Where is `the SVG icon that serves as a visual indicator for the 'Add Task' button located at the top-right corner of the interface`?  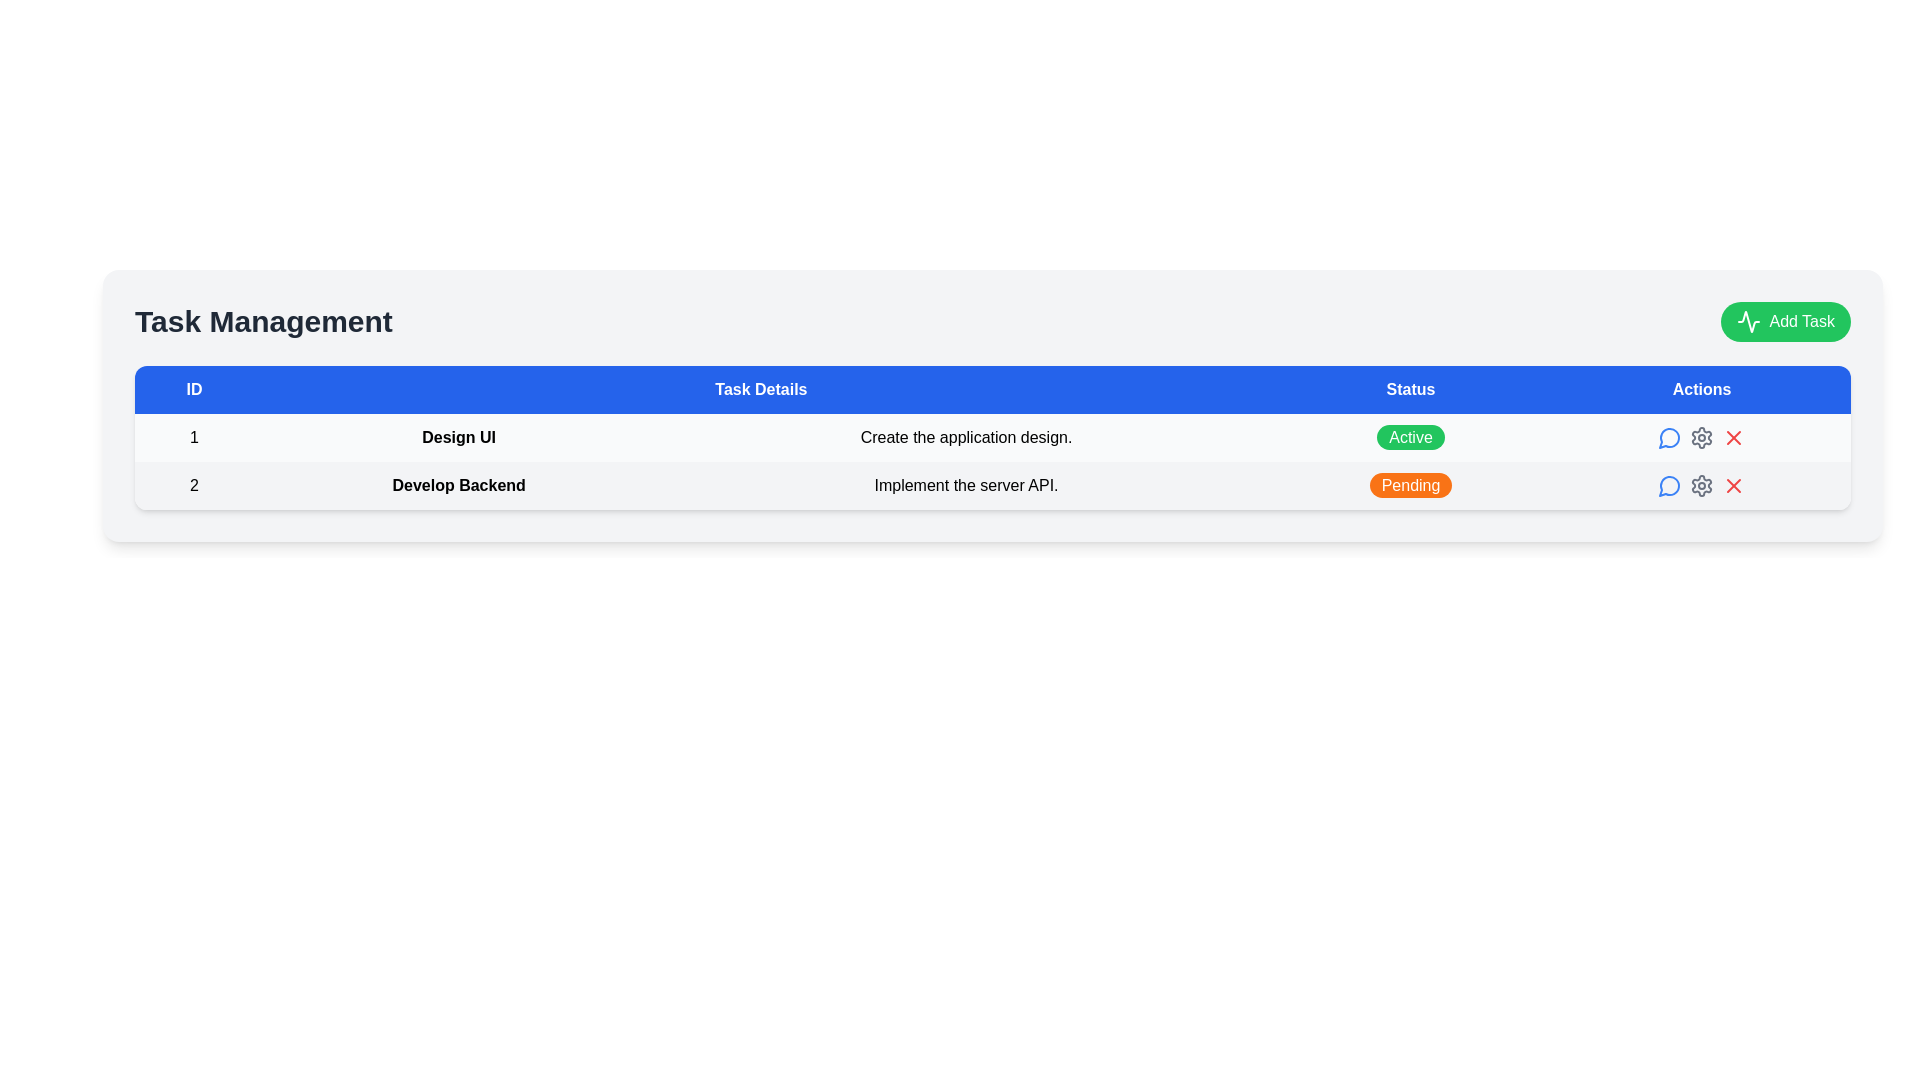 the SVG icon that serves as a visual indicator for the 'Add Task' button located at the top-right corner of the interface is located at coordinates (1748, 320).